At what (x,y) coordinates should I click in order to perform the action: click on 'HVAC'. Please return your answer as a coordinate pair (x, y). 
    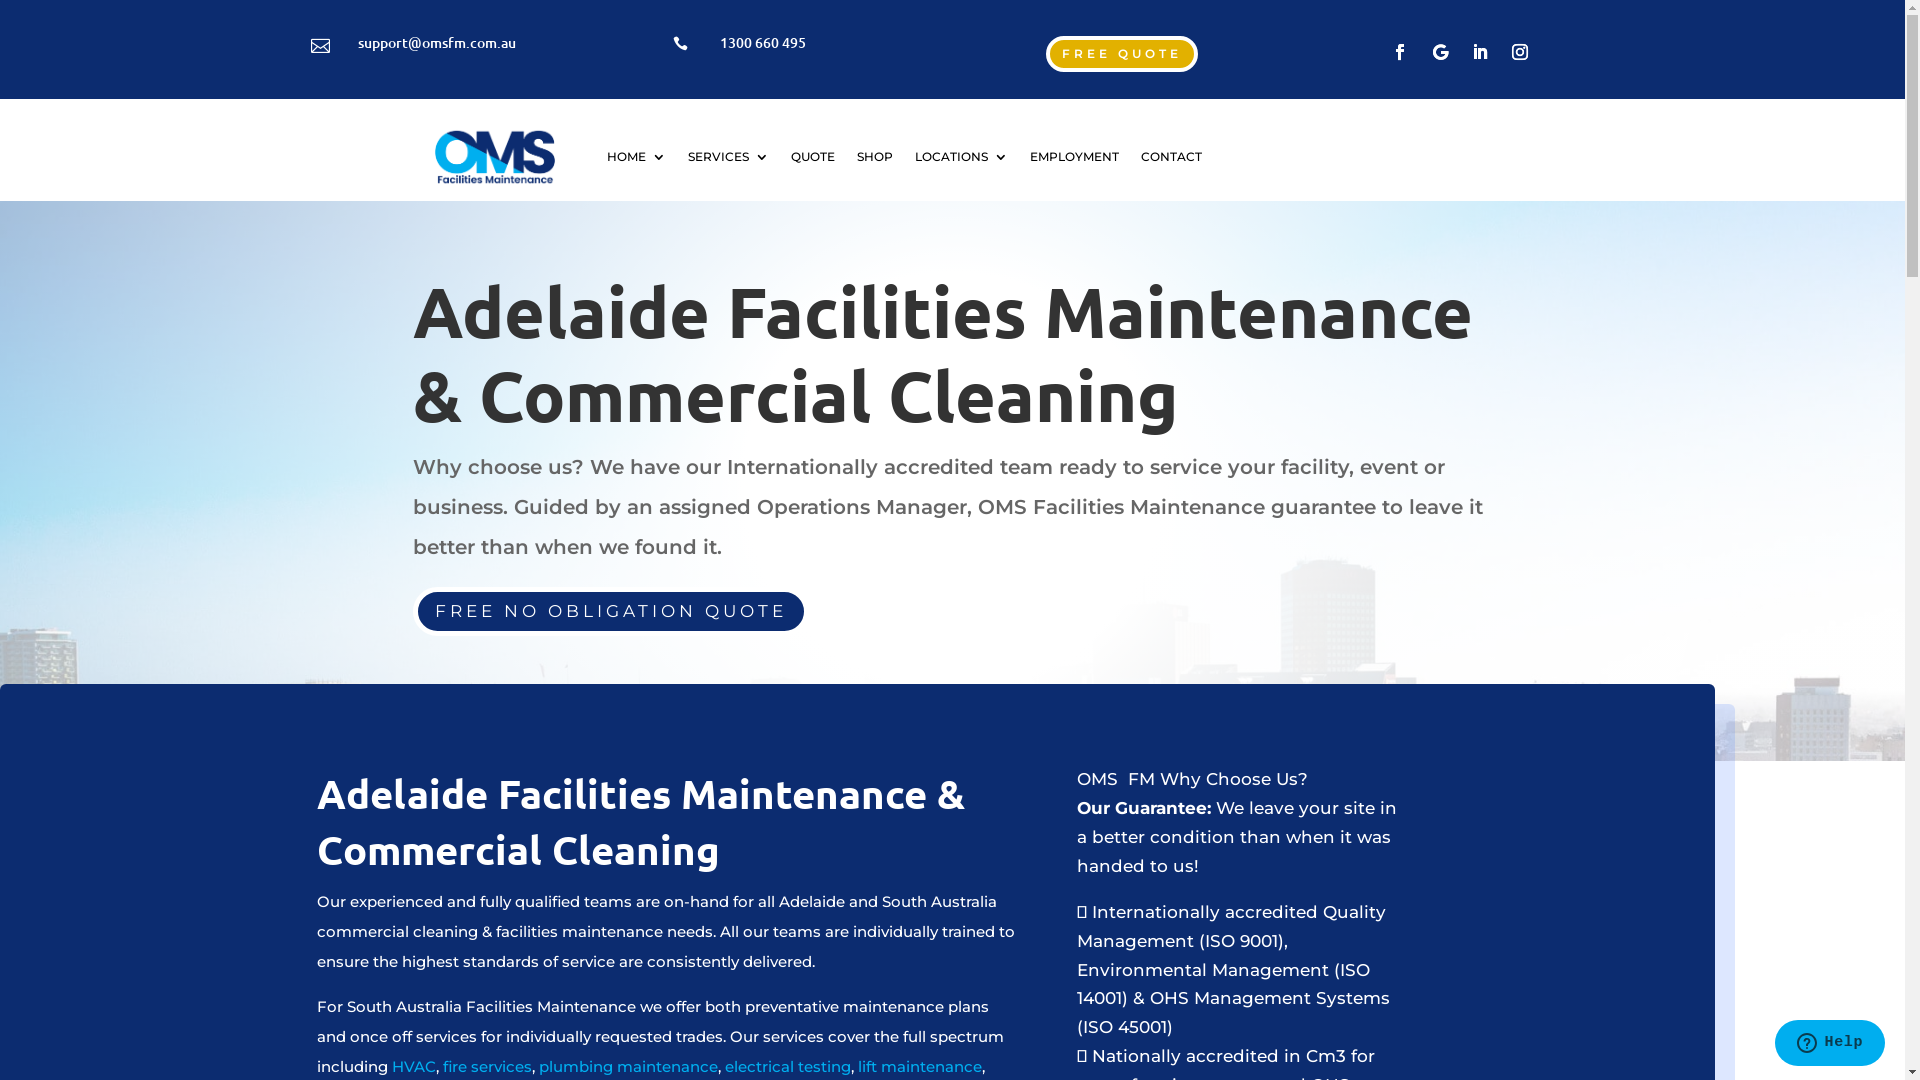
    Looking at the image, I should click on (412, 1065).